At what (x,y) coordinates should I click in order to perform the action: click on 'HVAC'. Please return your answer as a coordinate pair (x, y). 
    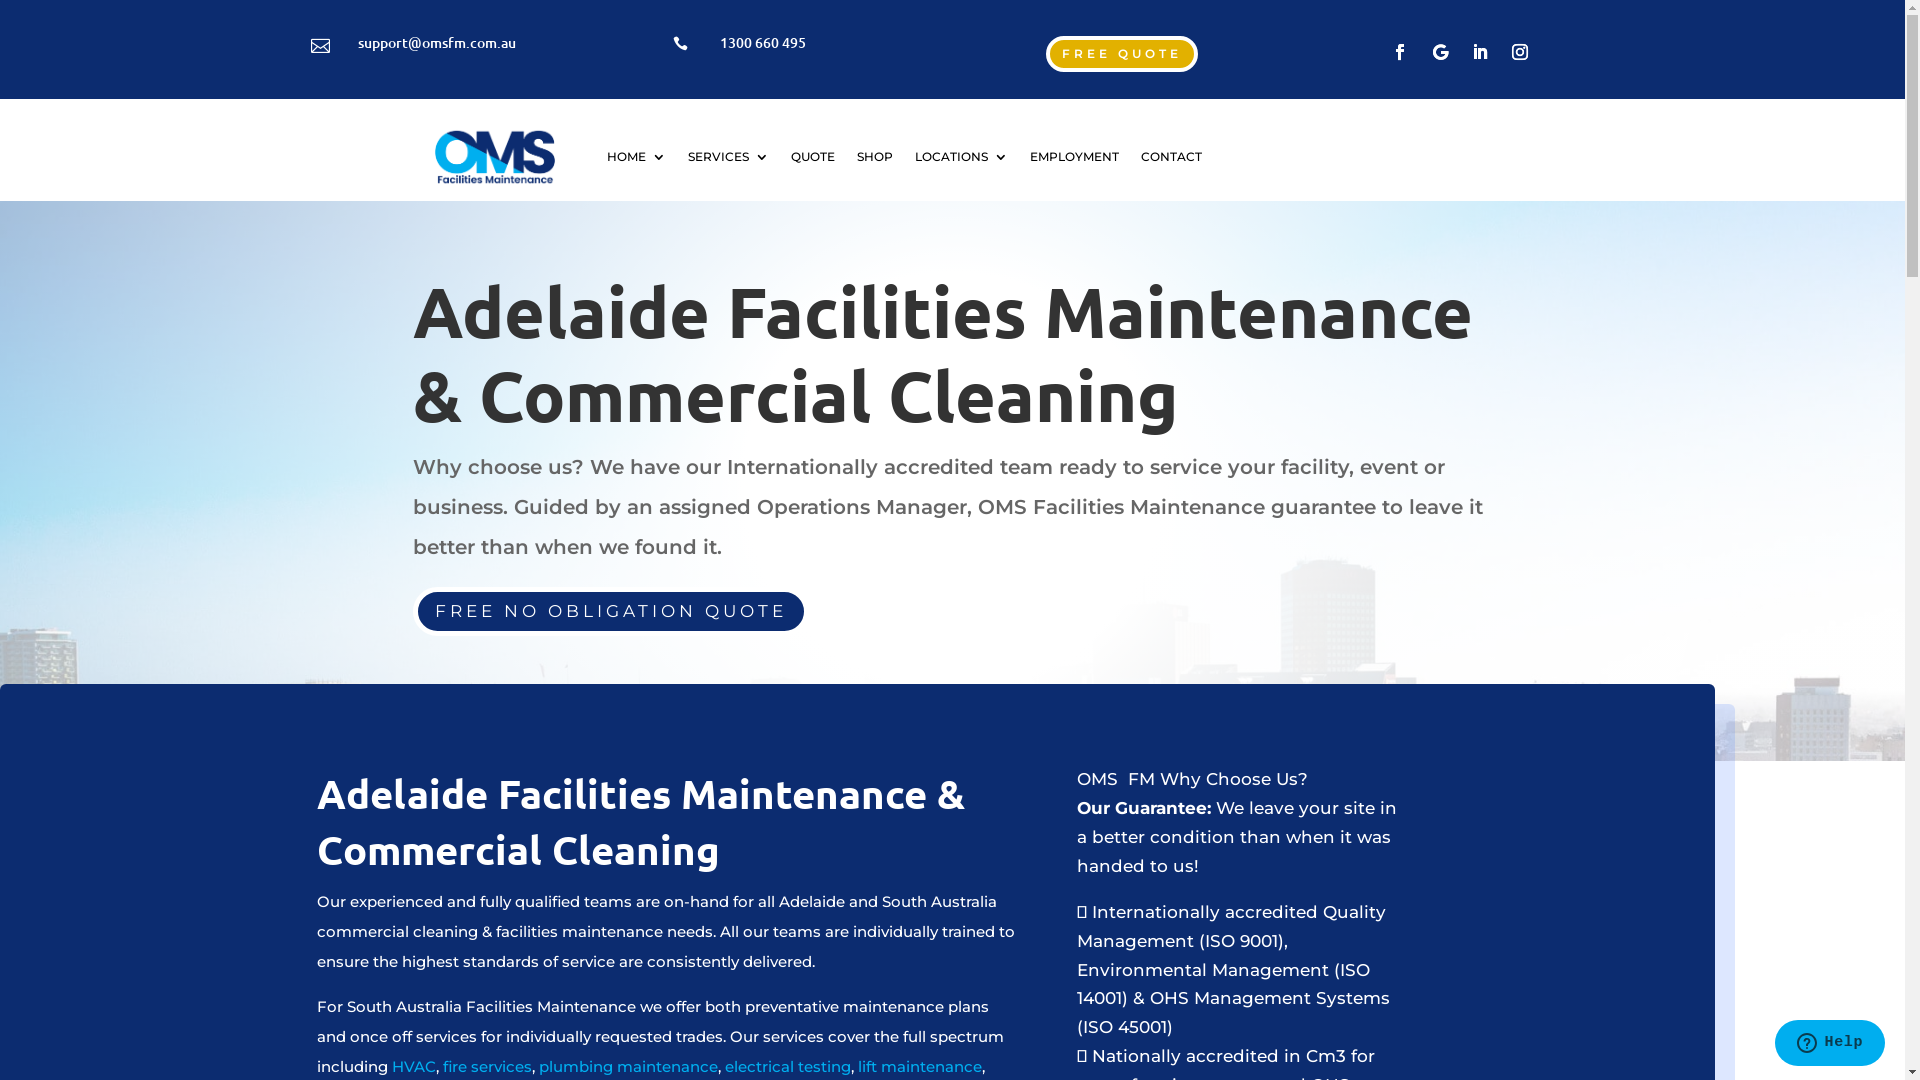
    Looking at the image, I should click on (412, 1065).